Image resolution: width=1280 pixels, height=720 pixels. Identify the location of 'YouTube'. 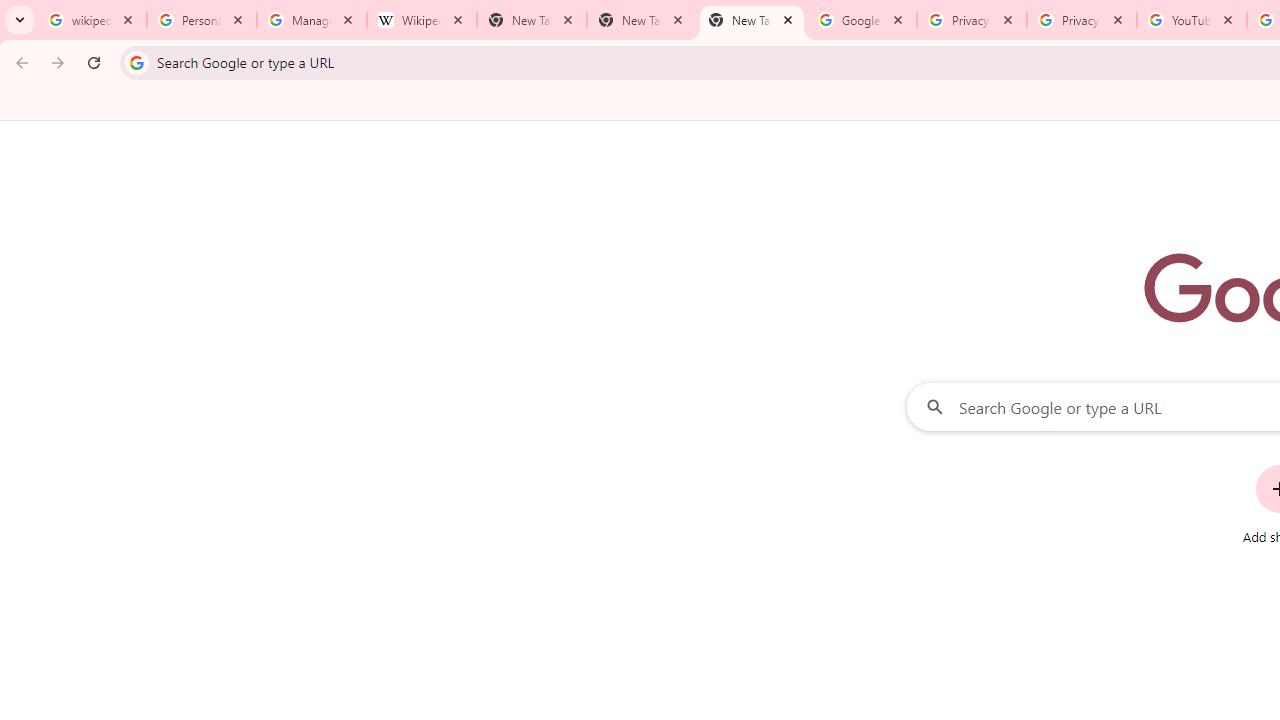
(1191, 20).